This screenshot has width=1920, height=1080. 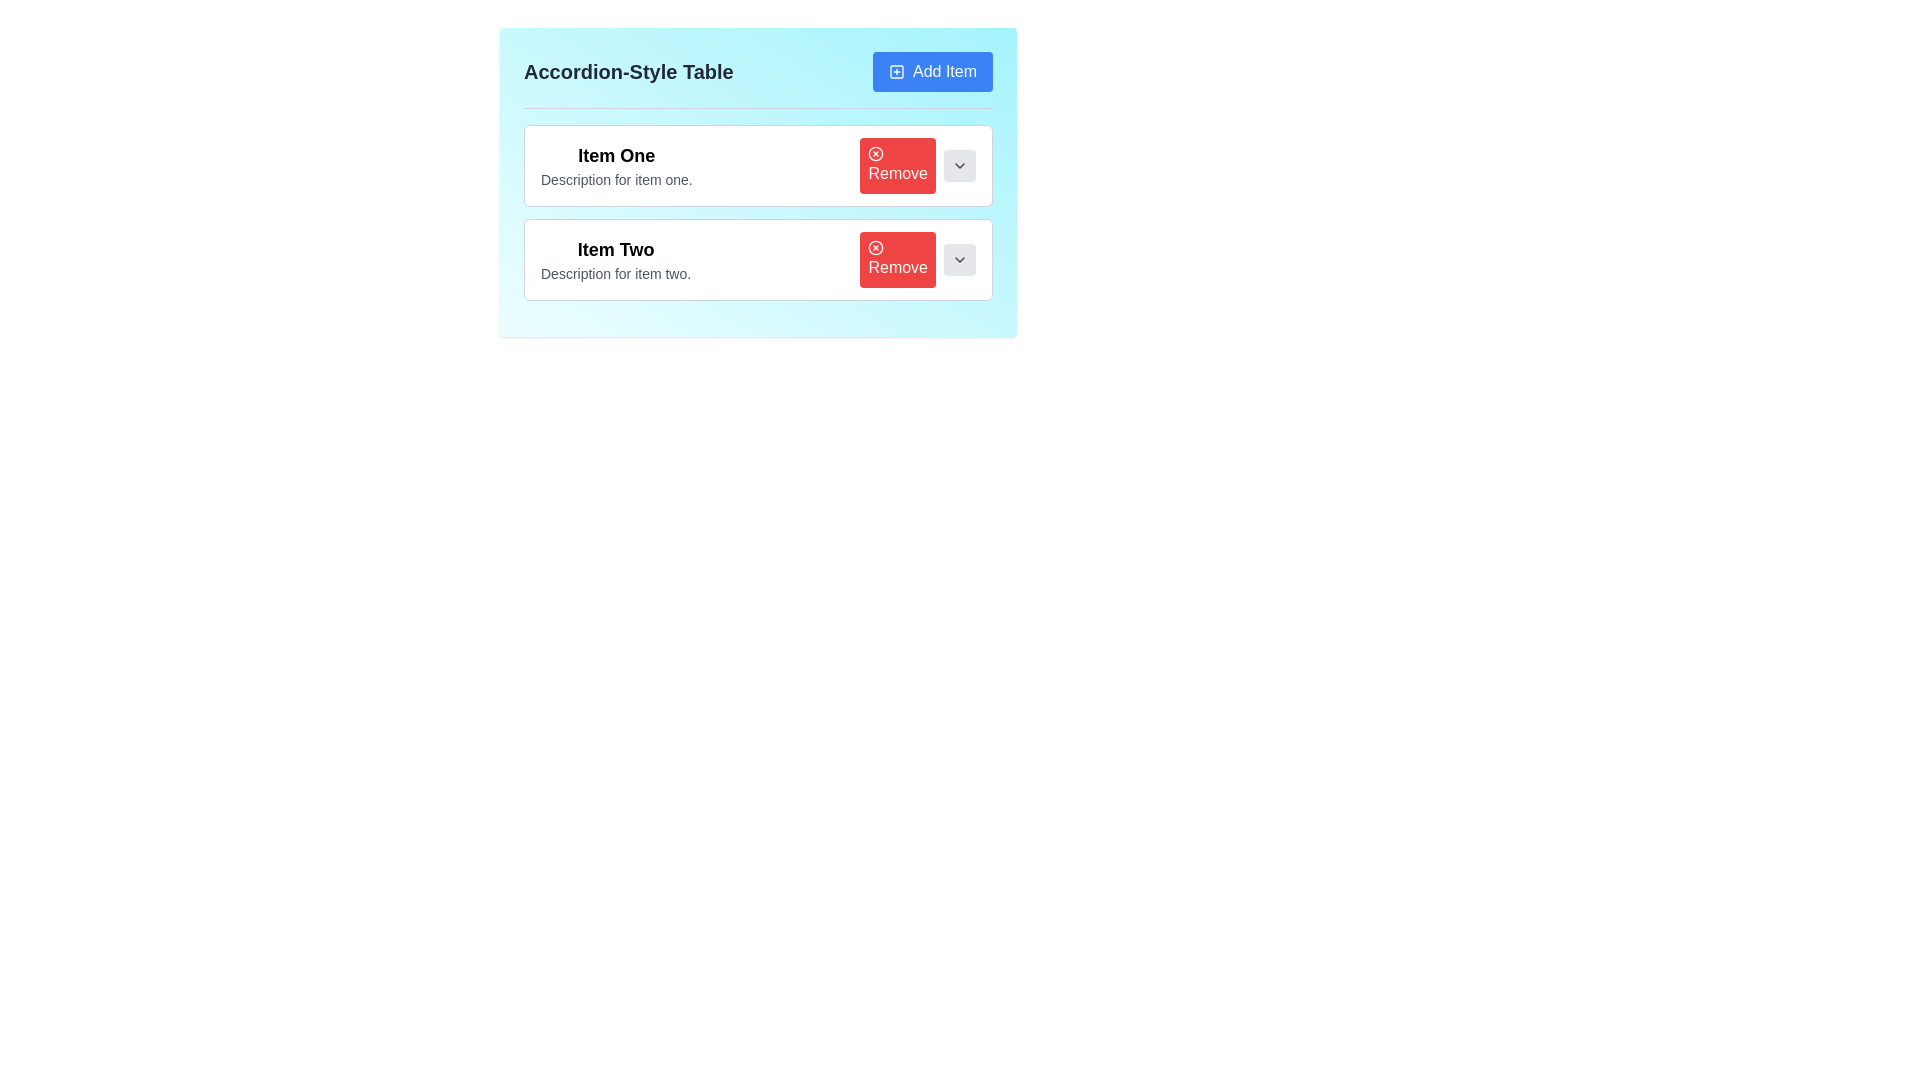 I want to click on the red 'Remove' button icon located in the first row of the table under 'Item One', which is positioned on the right side of the row next to the dropdown button, so click(x=876, y=153).